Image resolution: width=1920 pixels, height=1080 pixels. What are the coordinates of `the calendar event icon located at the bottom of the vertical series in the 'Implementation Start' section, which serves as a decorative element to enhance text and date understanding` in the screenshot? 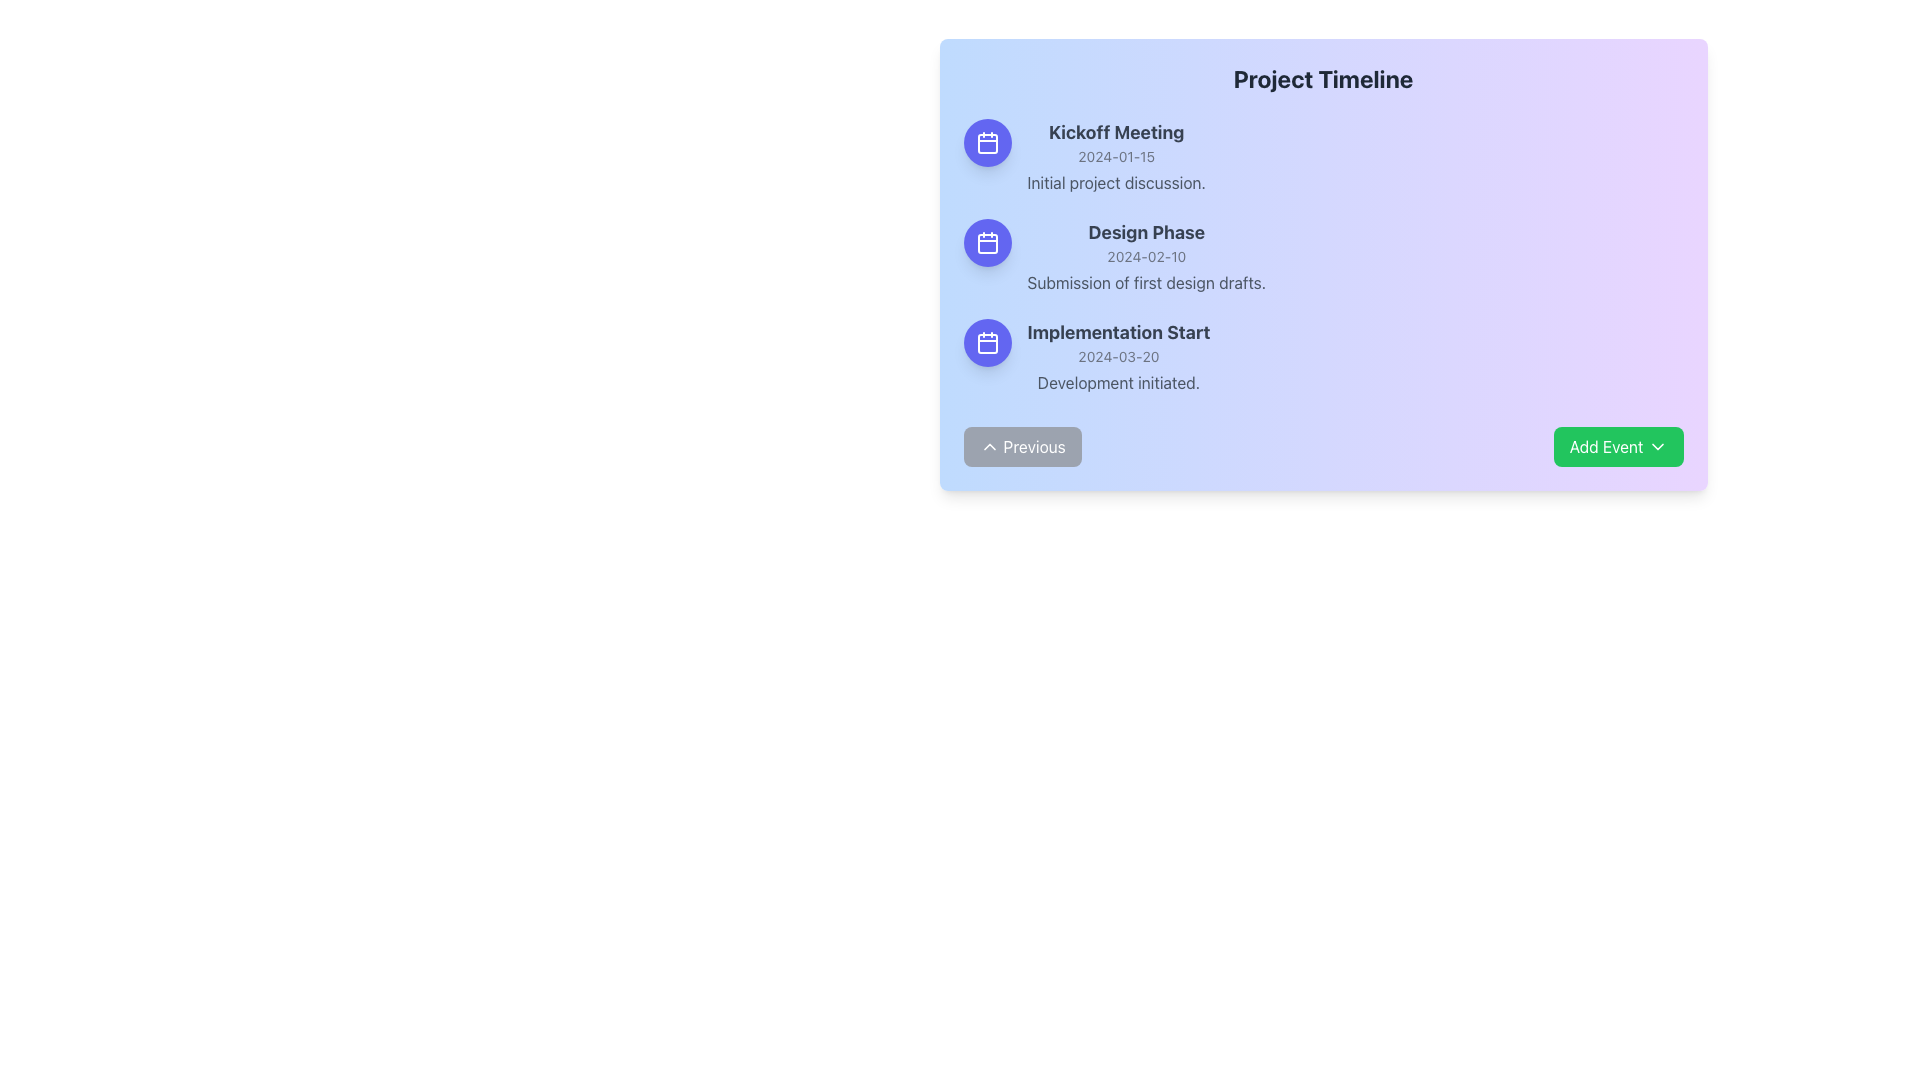 It's located at (987, 342).